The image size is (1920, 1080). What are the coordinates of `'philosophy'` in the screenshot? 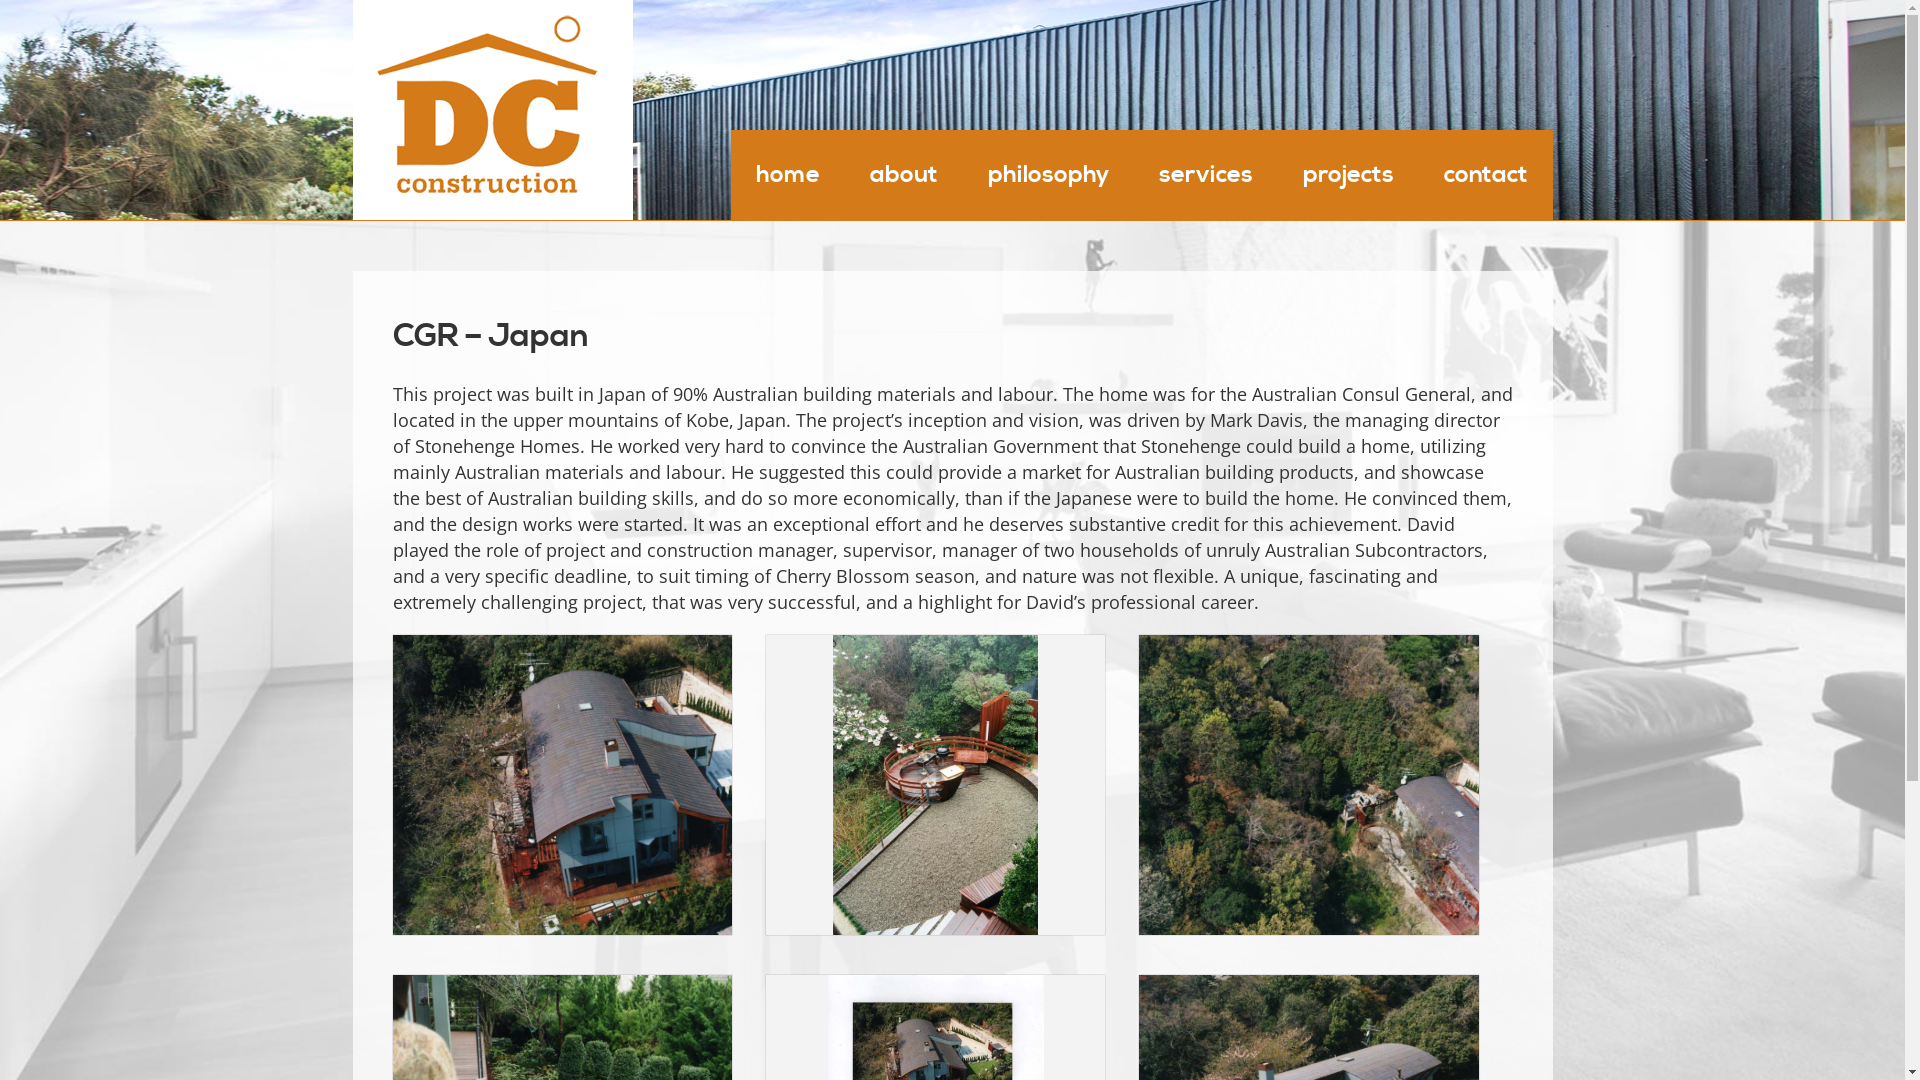 It's located at (961, 173).